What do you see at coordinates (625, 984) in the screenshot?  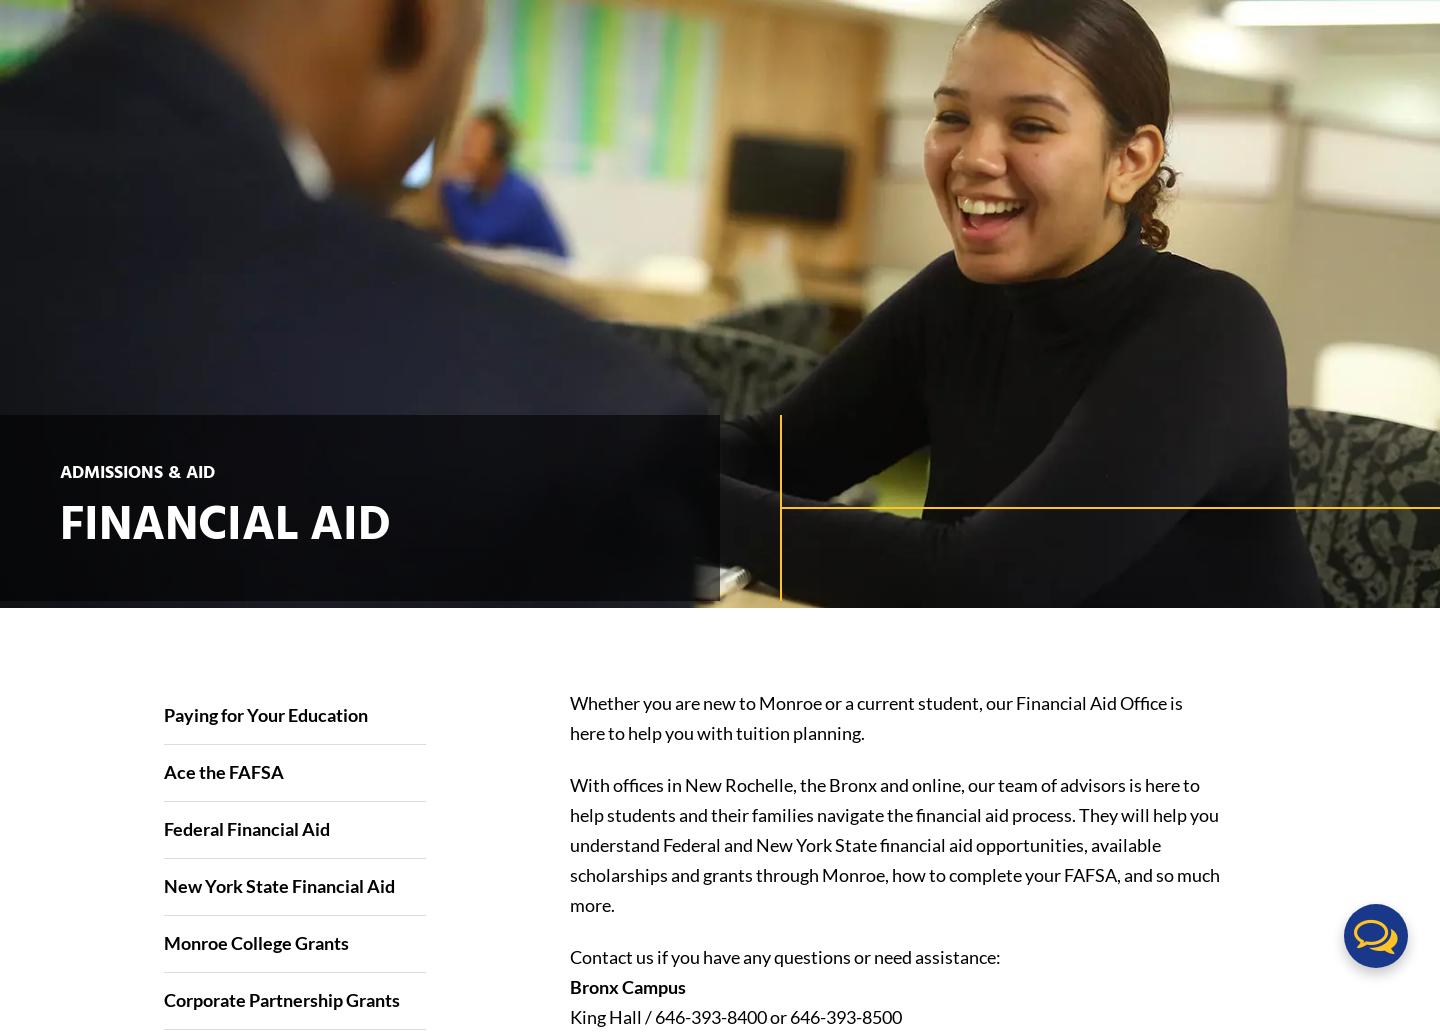 I see `'Bronx Campus'` at bounding box center [625, 984].